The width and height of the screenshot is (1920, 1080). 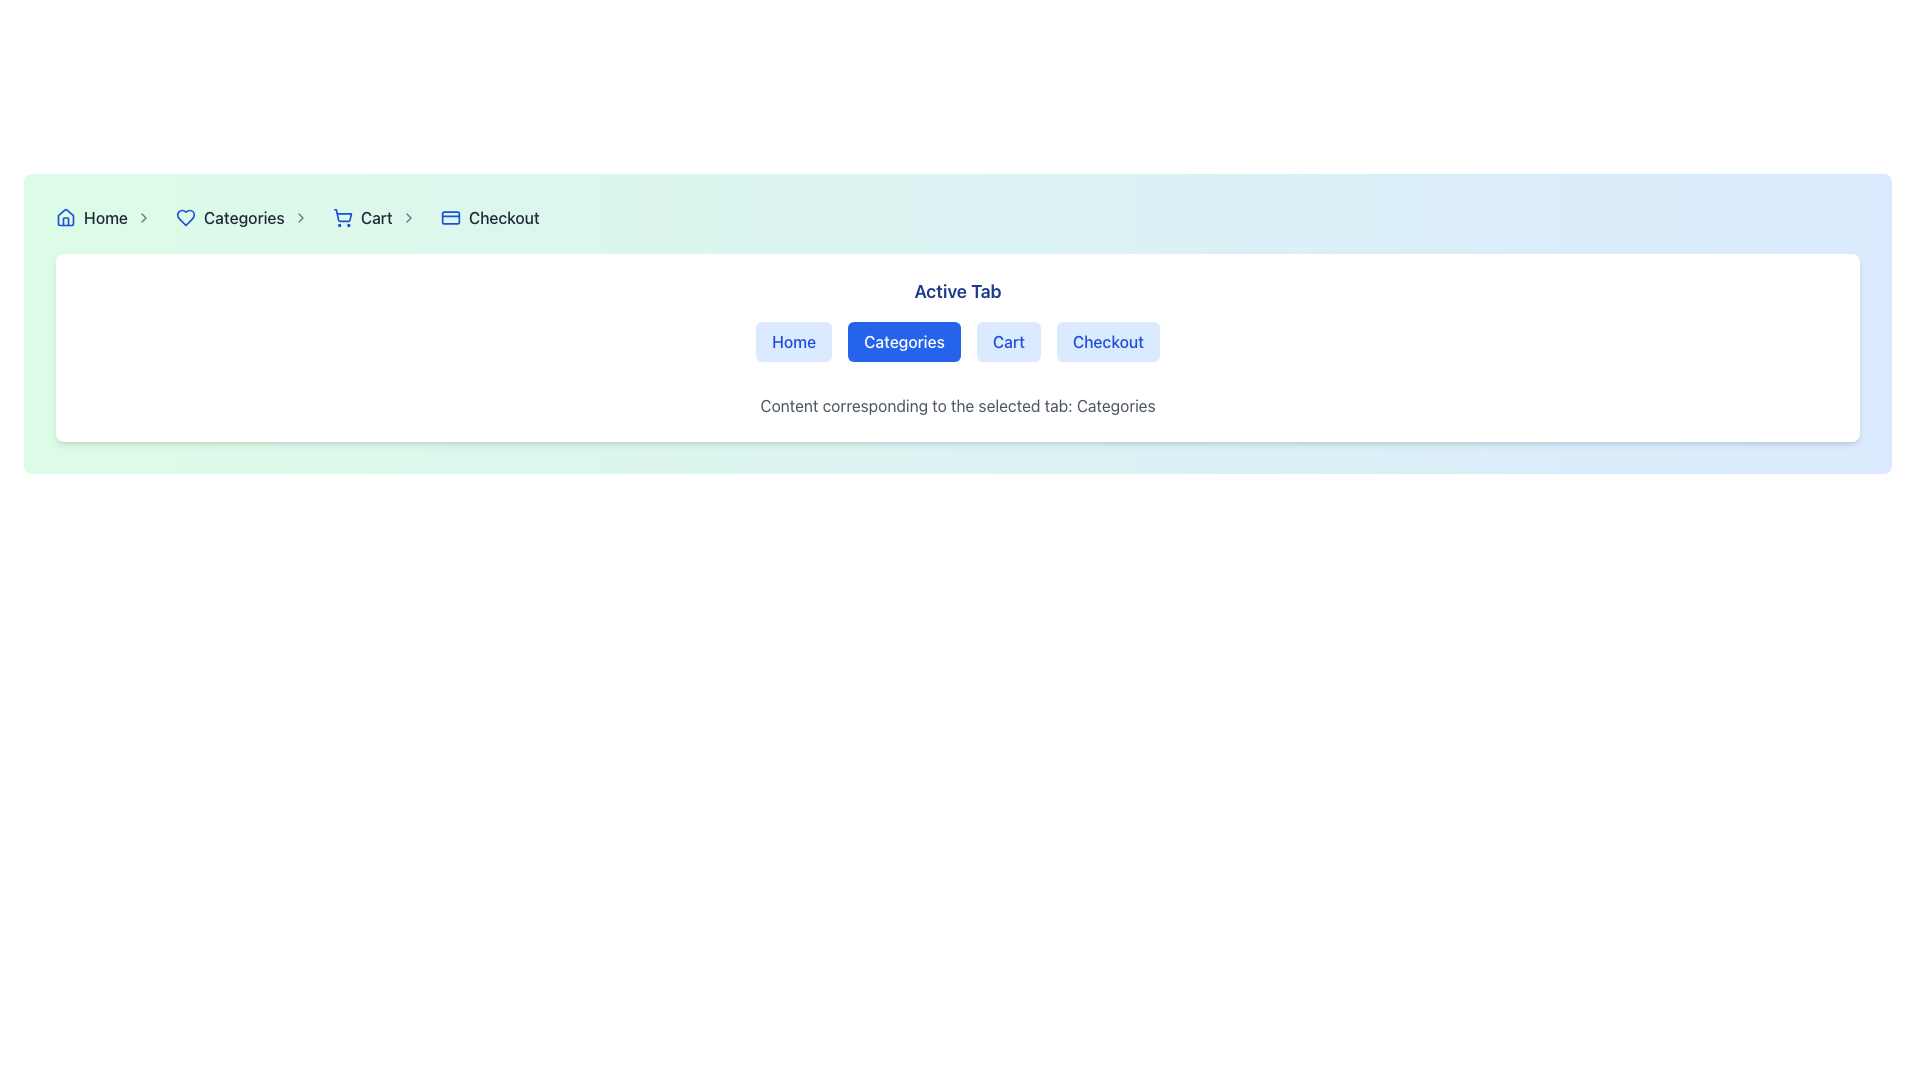 I want to click on the 'Checkout' text link, so click(x=504, y=218).